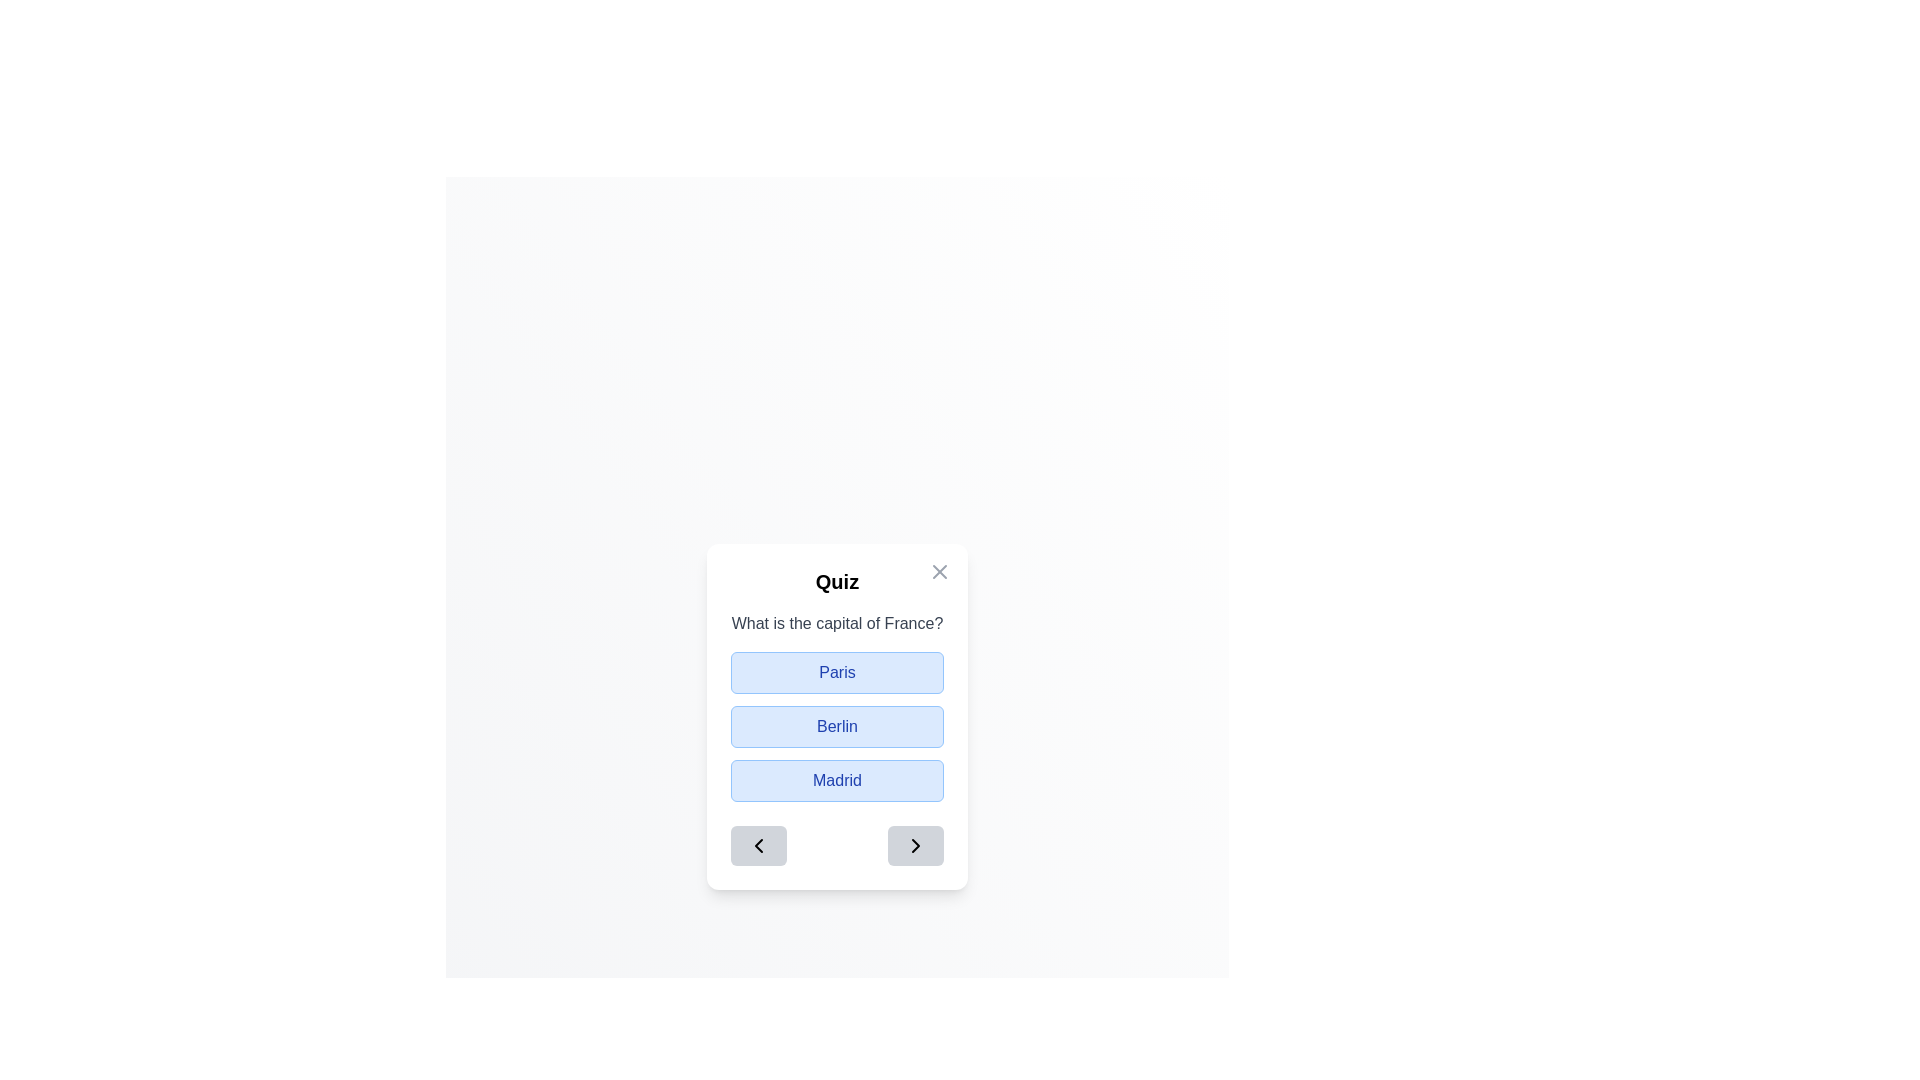 The image size is (1920, 1080). Describe the element at coordinates (939, 571) in the screenshot. I see `the close button with an 'X' icon located in the top-right corner of the quiz card to change its color to black` at that location.